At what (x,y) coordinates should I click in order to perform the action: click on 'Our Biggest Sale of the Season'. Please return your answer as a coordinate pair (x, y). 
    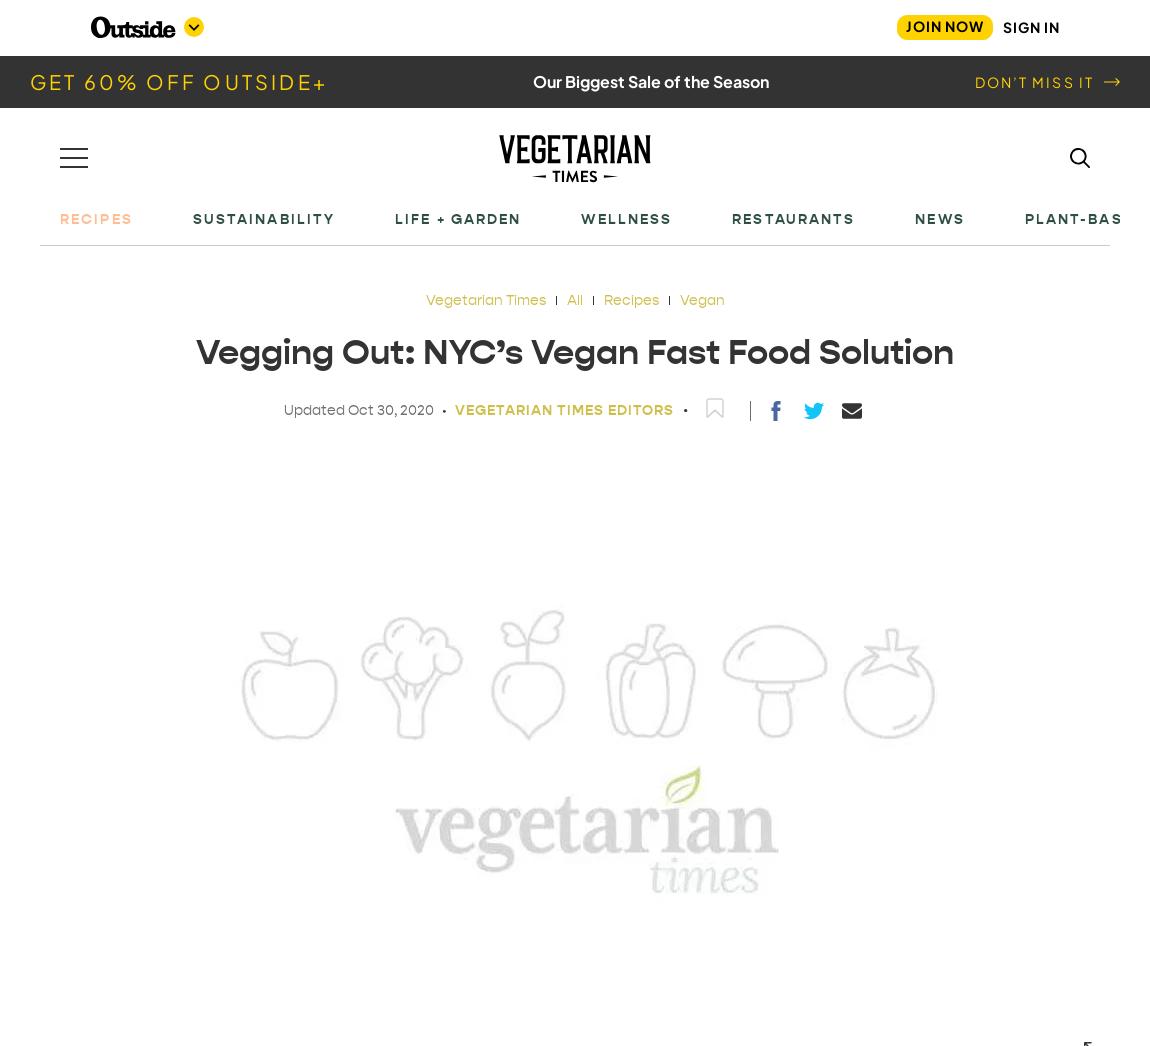
    Looking at the image, I should click on (533, 81).